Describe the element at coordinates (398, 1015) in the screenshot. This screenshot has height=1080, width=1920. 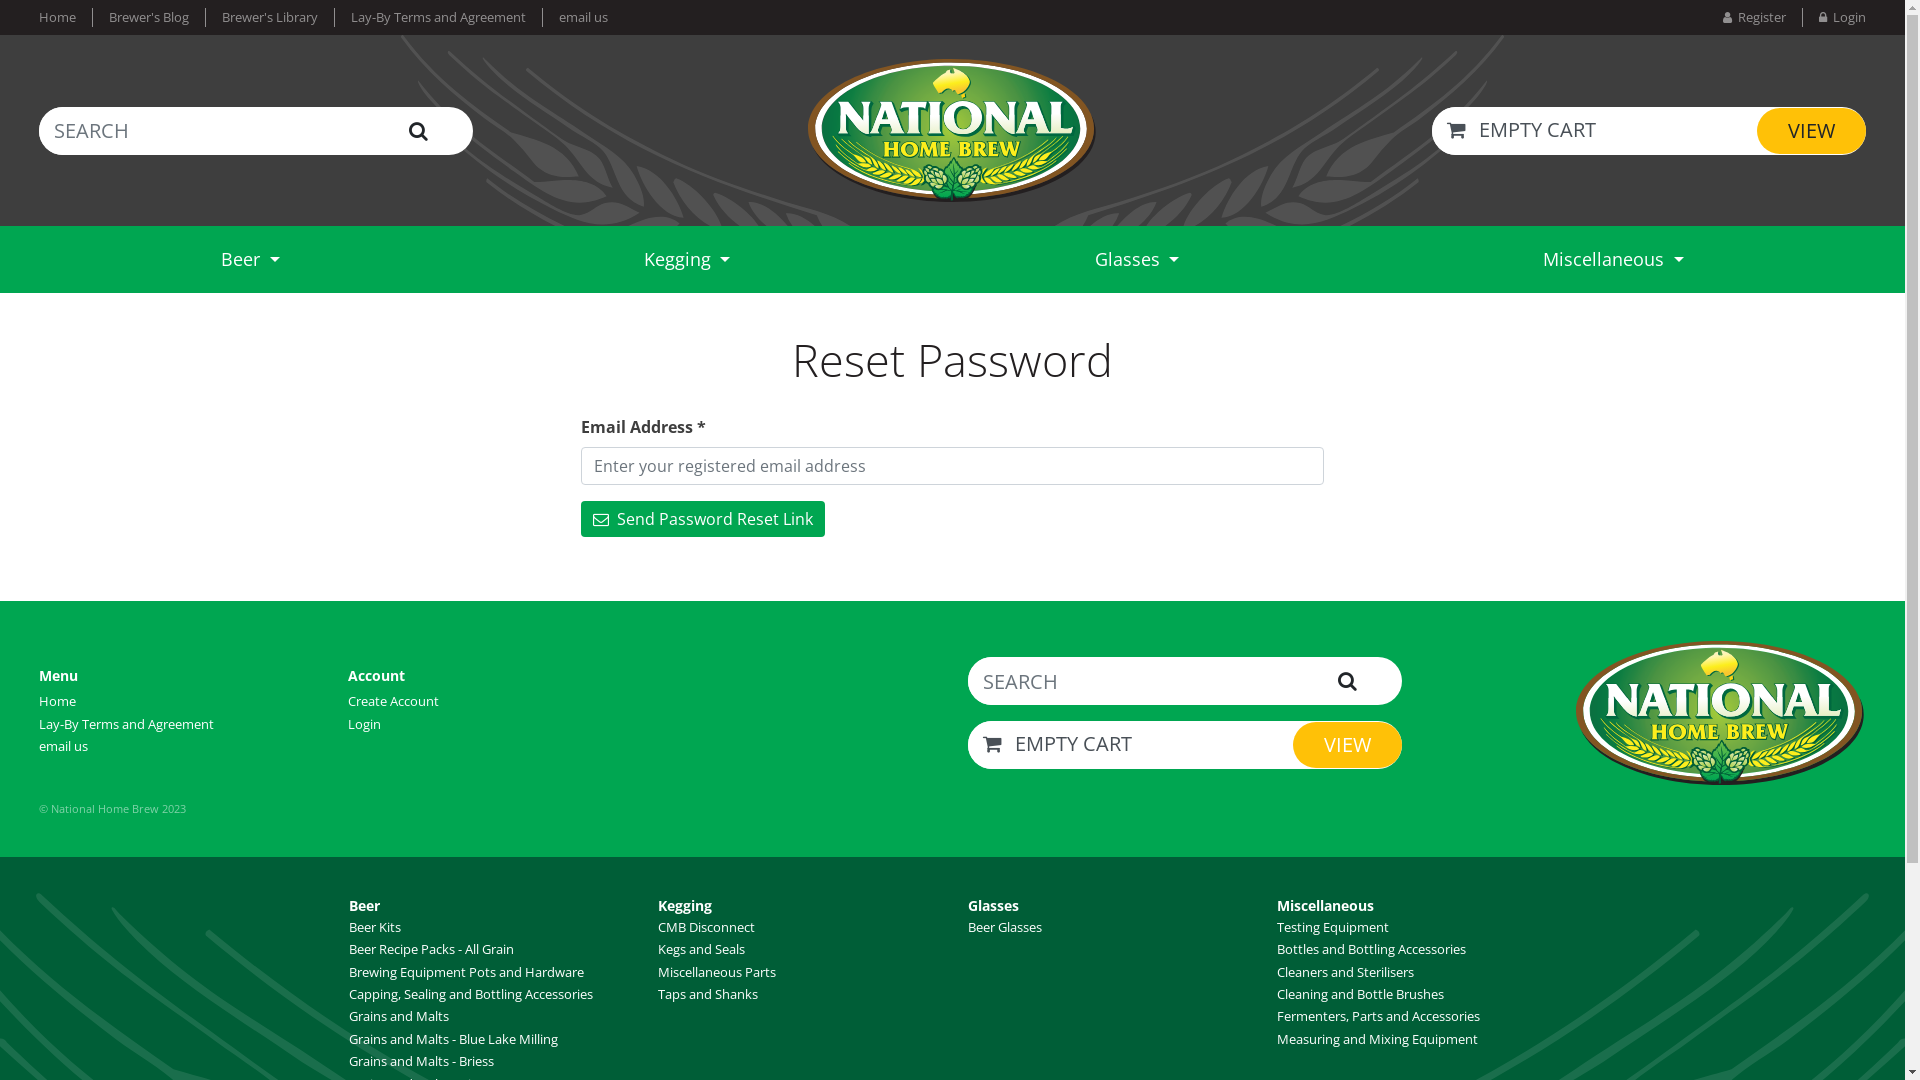
I see `'Grains and Malts'` at that location.